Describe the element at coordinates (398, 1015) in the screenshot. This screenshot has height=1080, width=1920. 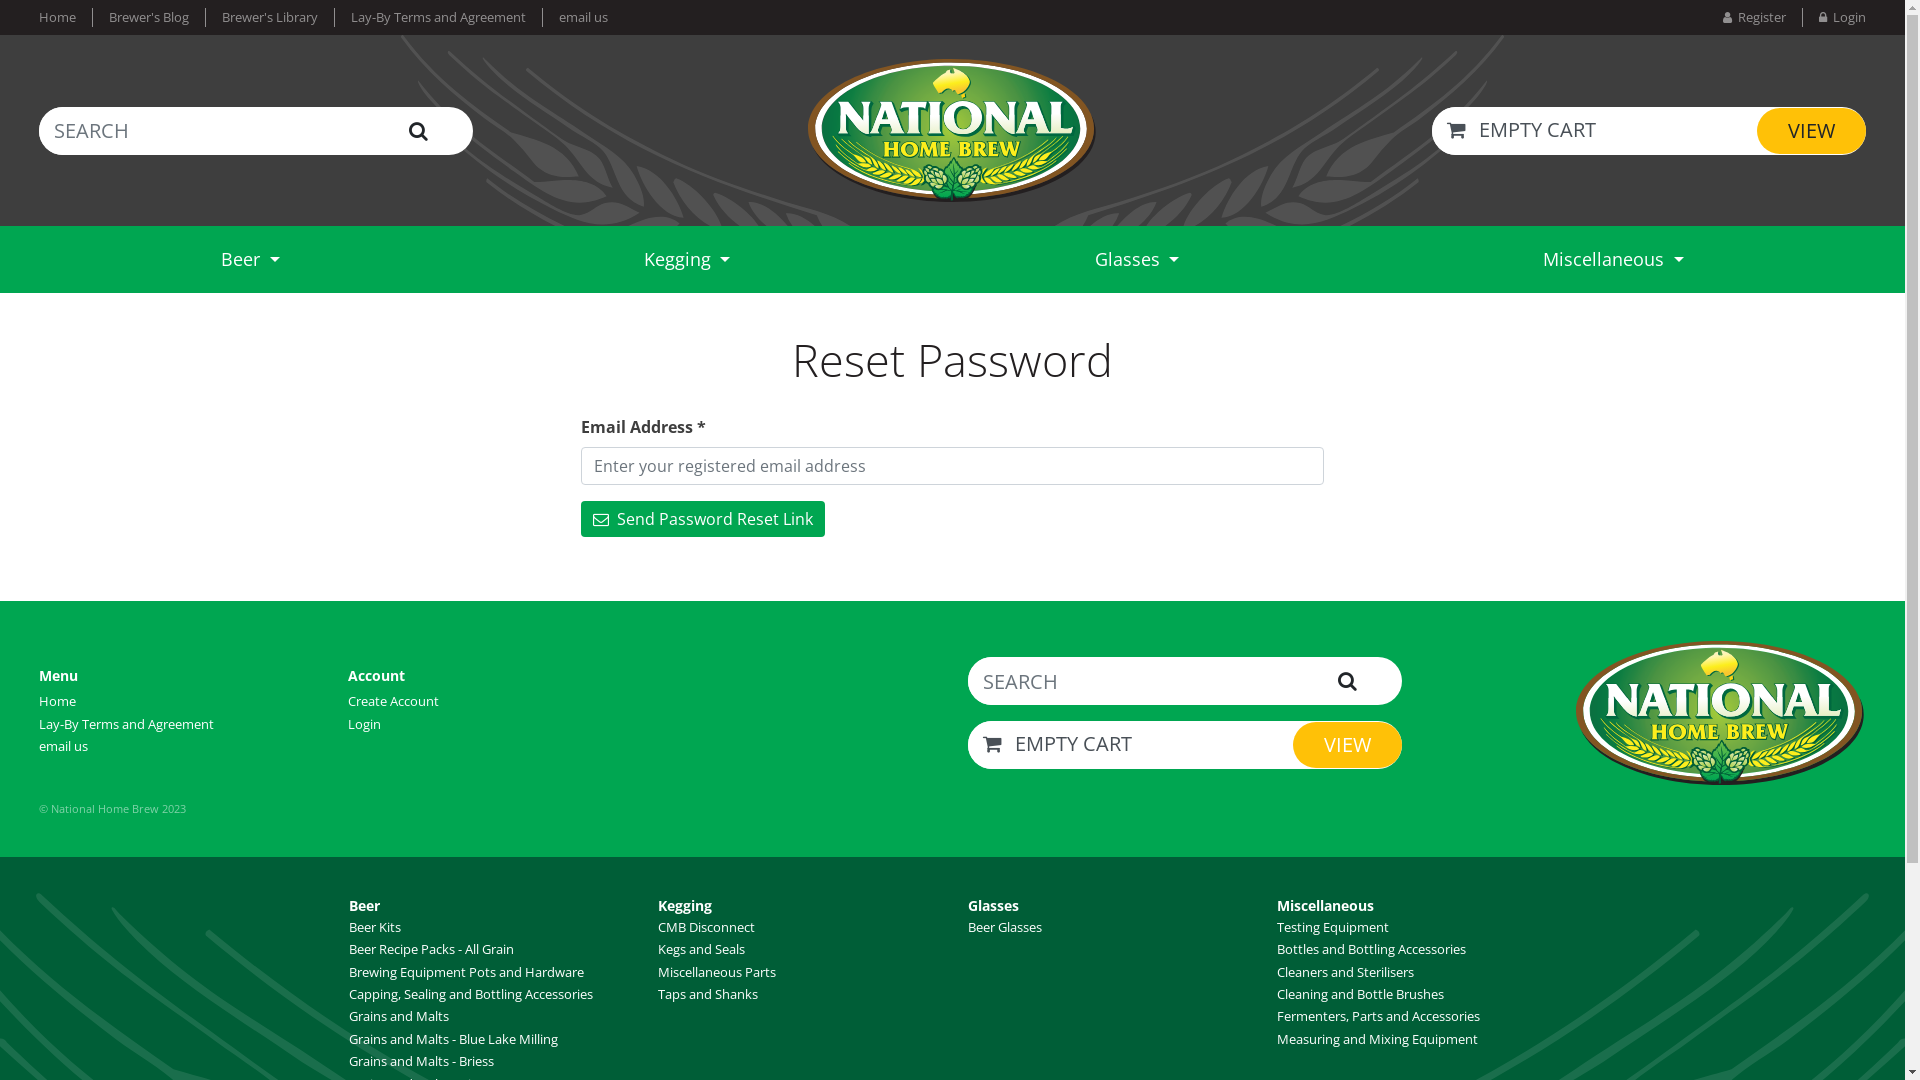
I see `'Grains and Malts'` at that location.